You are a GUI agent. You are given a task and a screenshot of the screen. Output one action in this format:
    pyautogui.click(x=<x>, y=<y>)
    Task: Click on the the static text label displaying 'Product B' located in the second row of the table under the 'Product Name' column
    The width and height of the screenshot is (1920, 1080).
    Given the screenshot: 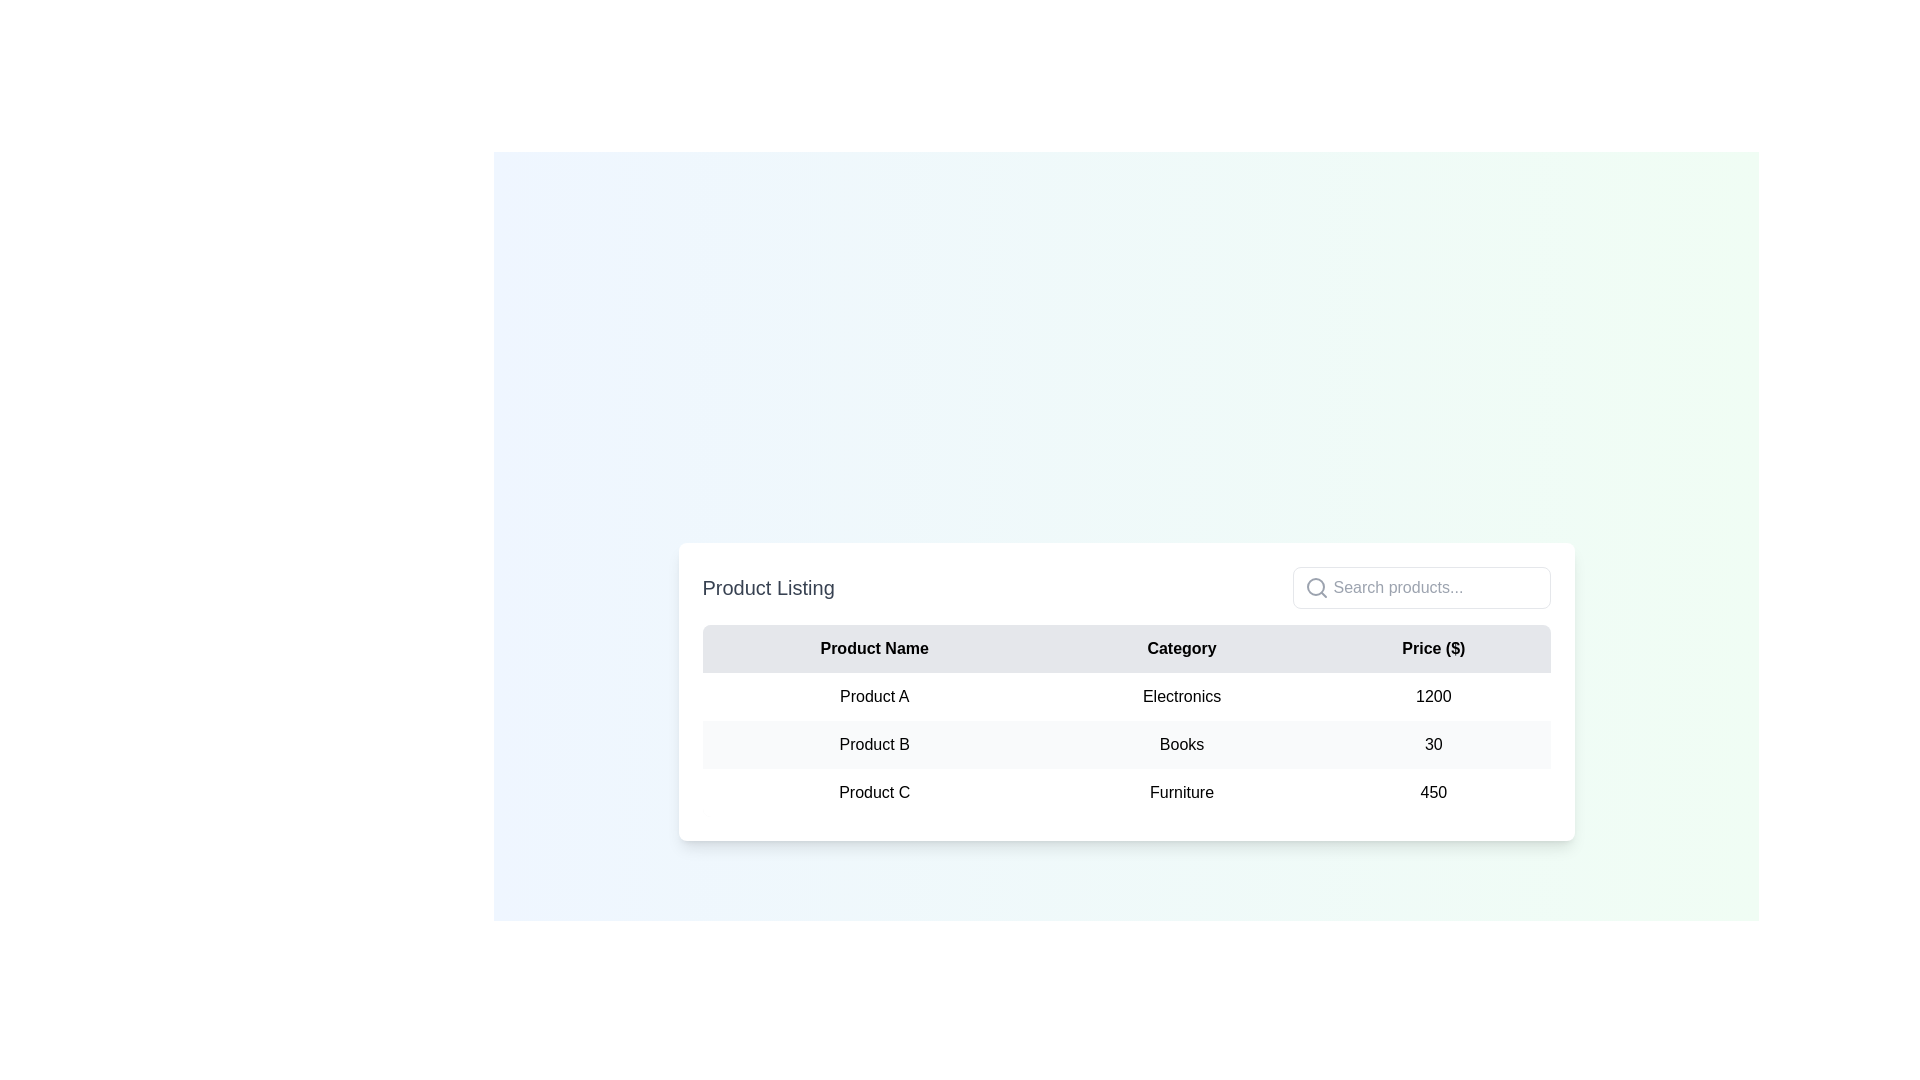 What is the action you would take?
    pyautogui.click(x=874, y=744)
    